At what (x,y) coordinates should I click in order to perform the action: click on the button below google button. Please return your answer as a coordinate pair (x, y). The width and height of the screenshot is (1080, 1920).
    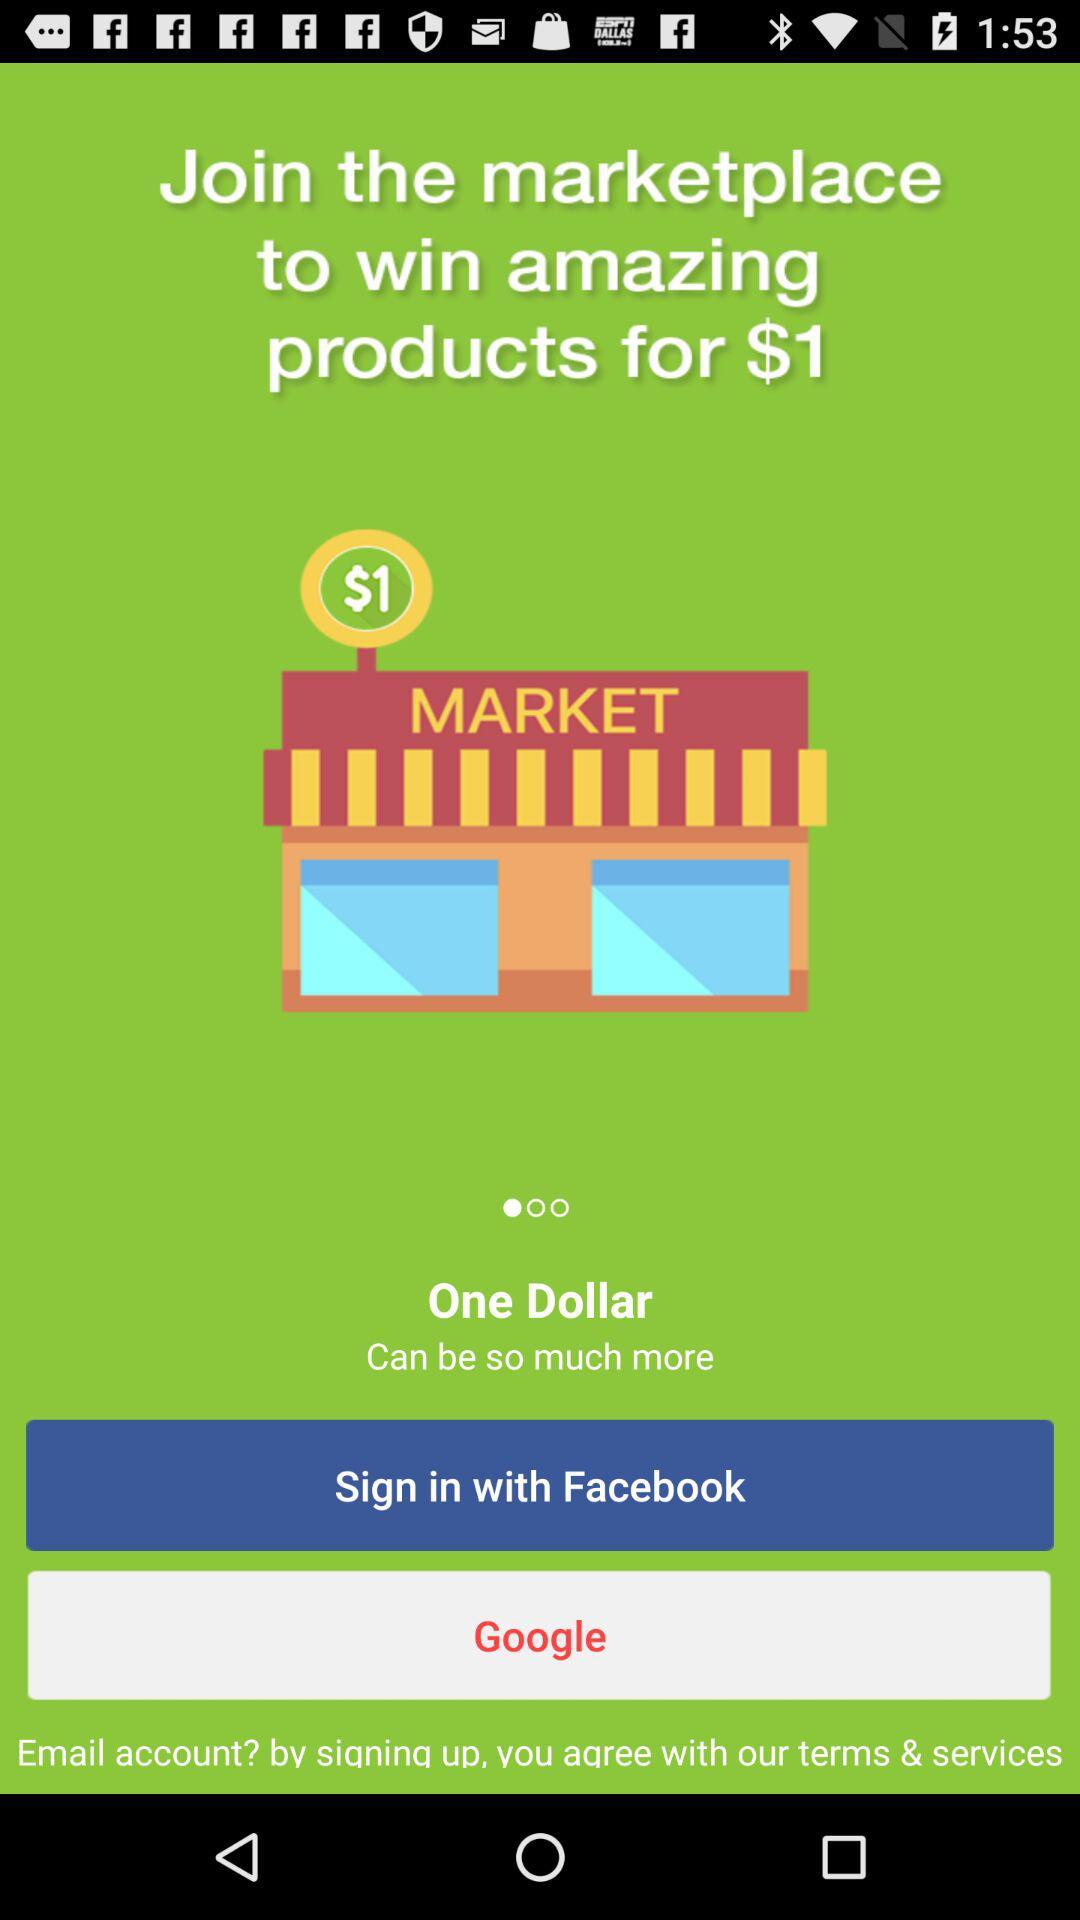
    Looking at the image, I should click on (540, 1746).